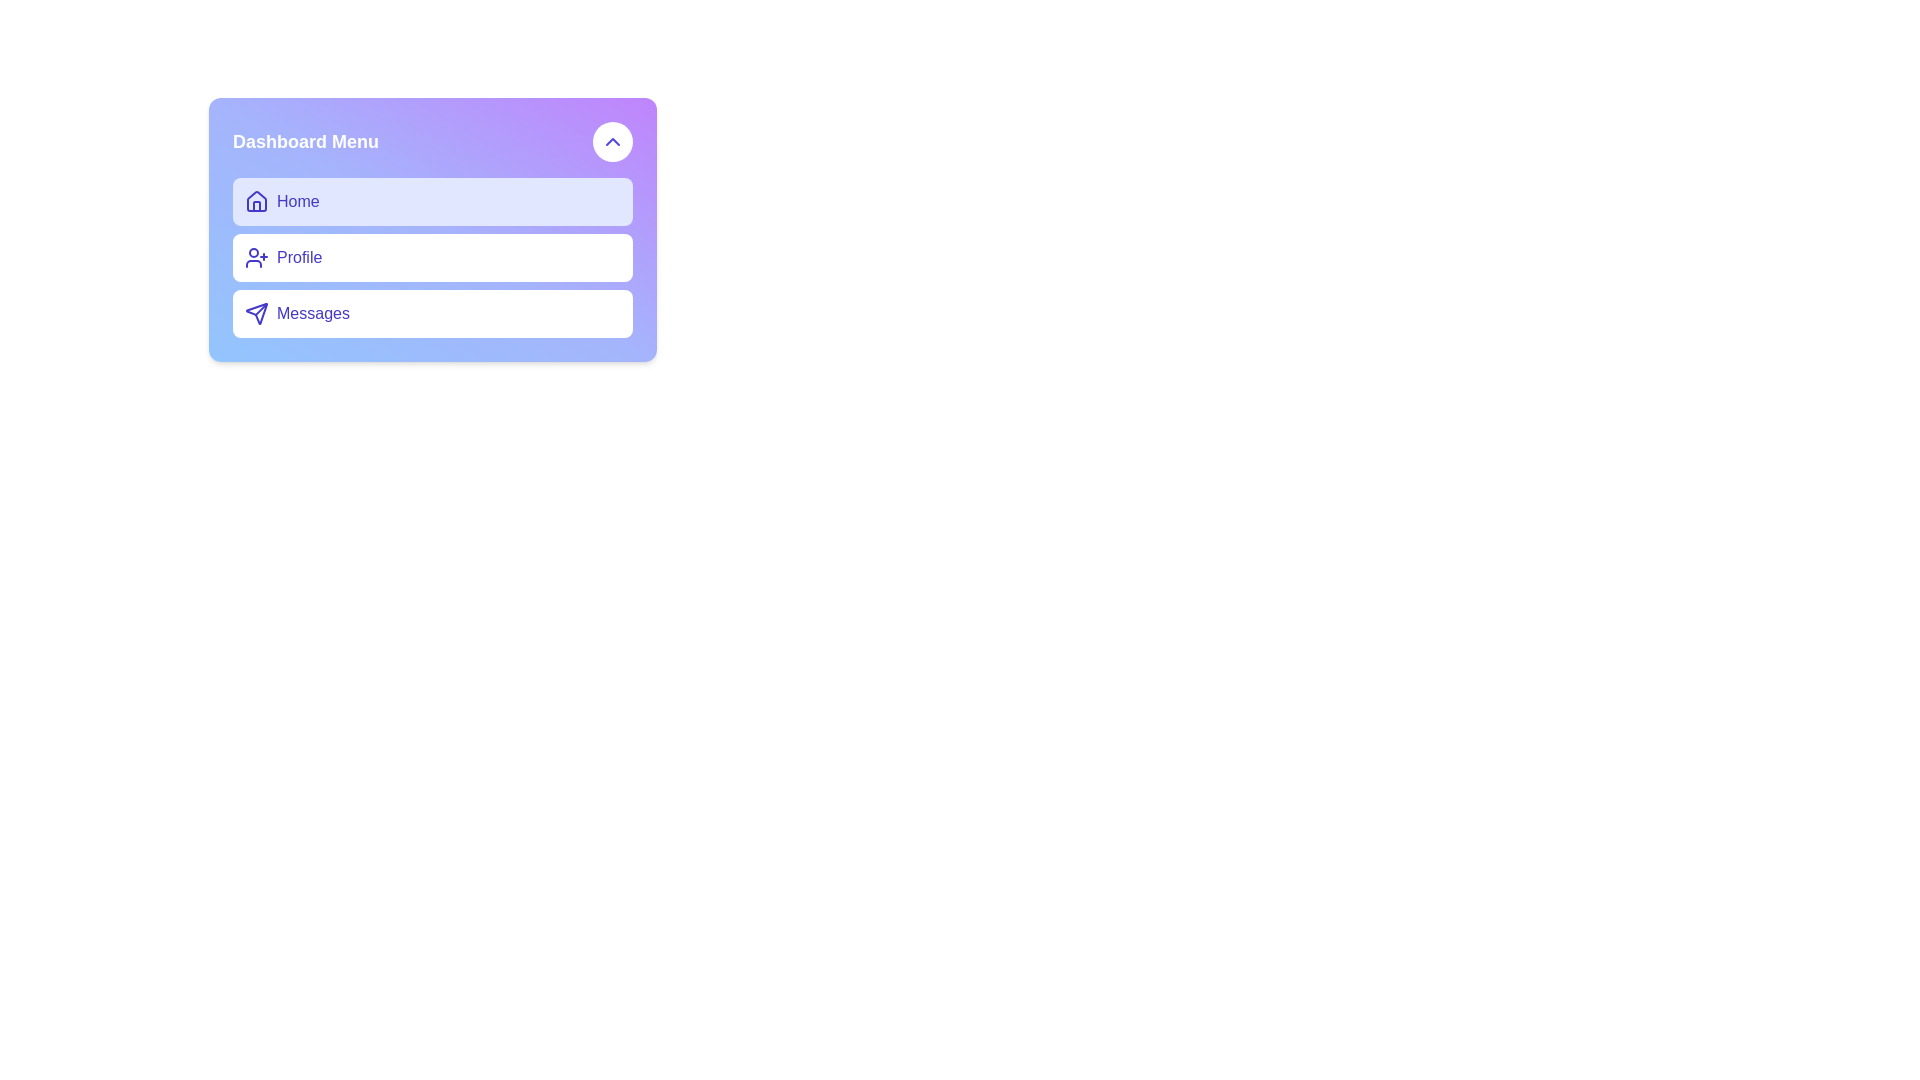 The width and height of the screenshot is (1920, 1080). I want to click on the blue paper airplane icon located to the left of the 'Messages' label in the vertical menu structure, so click(256, 313).